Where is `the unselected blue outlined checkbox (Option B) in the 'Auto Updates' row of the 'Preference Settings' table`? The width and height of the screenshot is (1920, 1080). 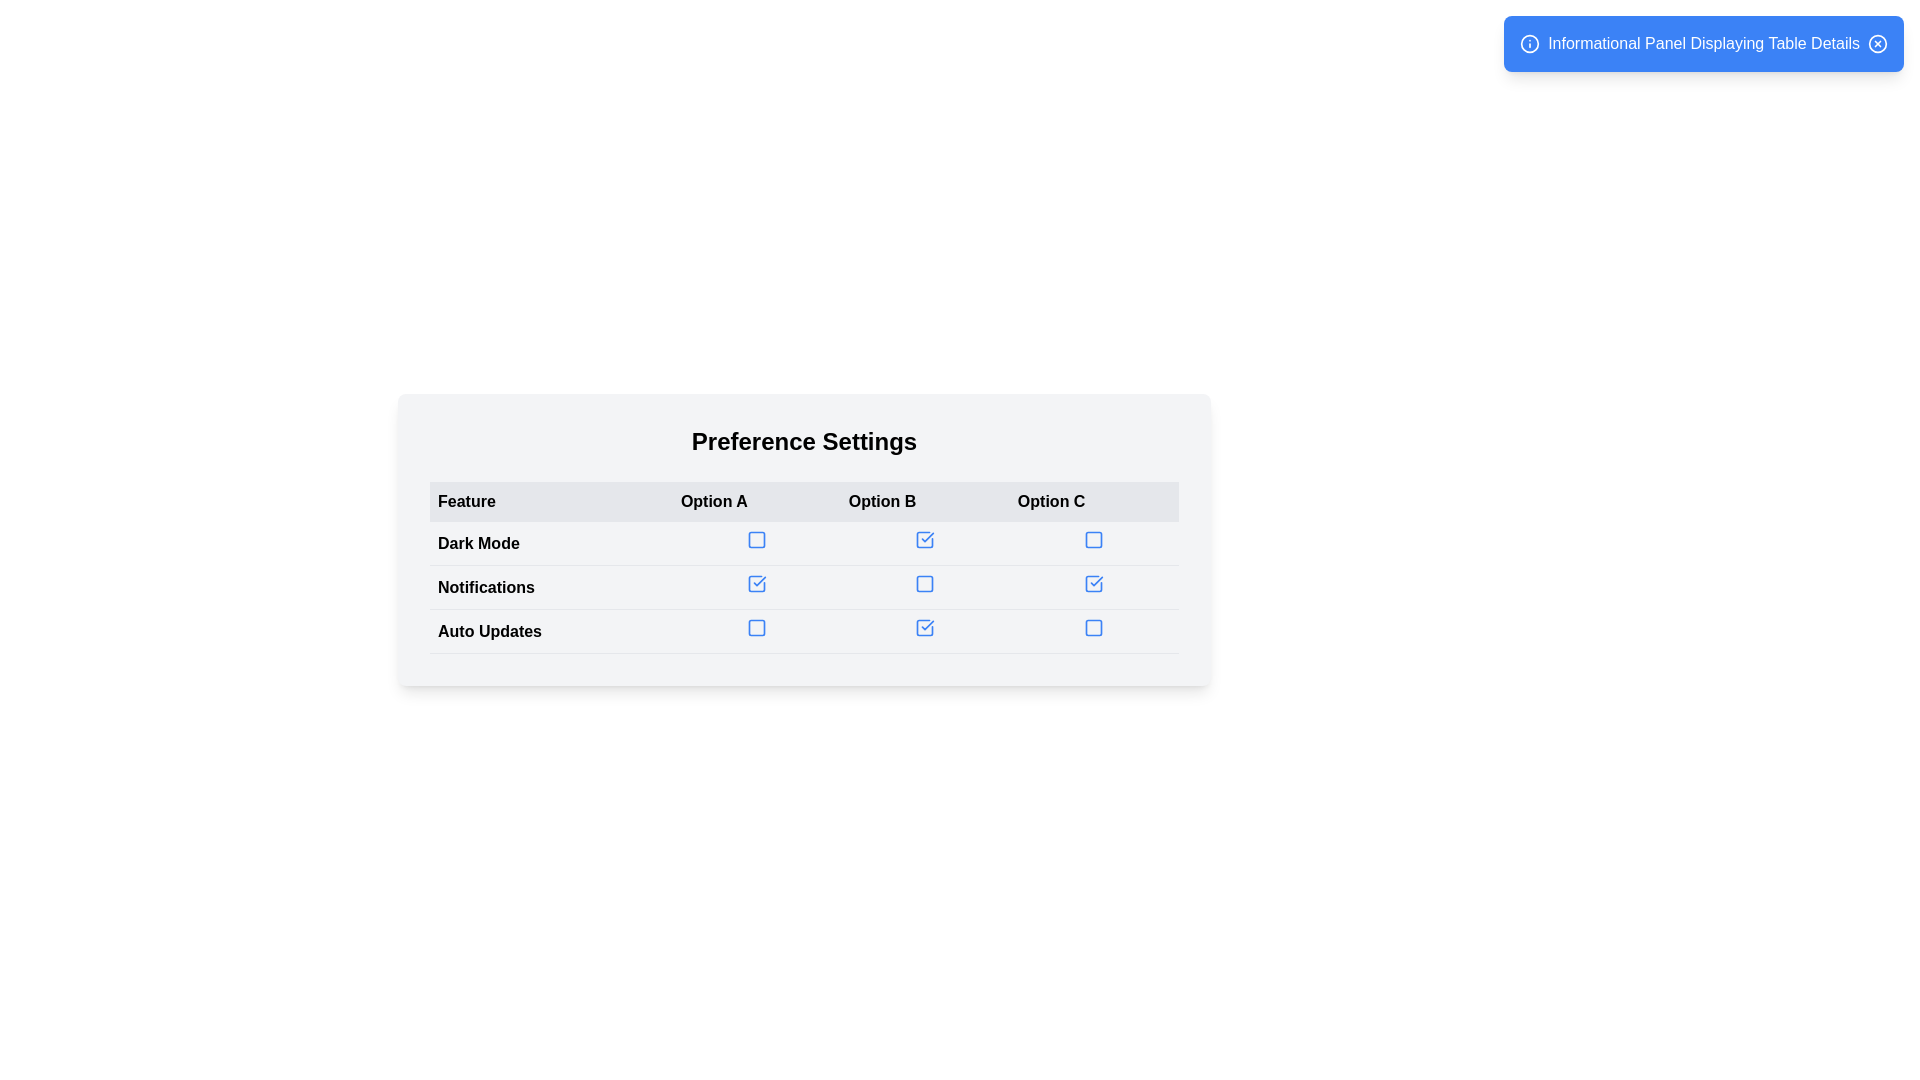 the unselected blue outlined checkbox (Option B) in the 'Auto Updates' row of the 'Preference Settings' table is located at coordinates (755, 631).